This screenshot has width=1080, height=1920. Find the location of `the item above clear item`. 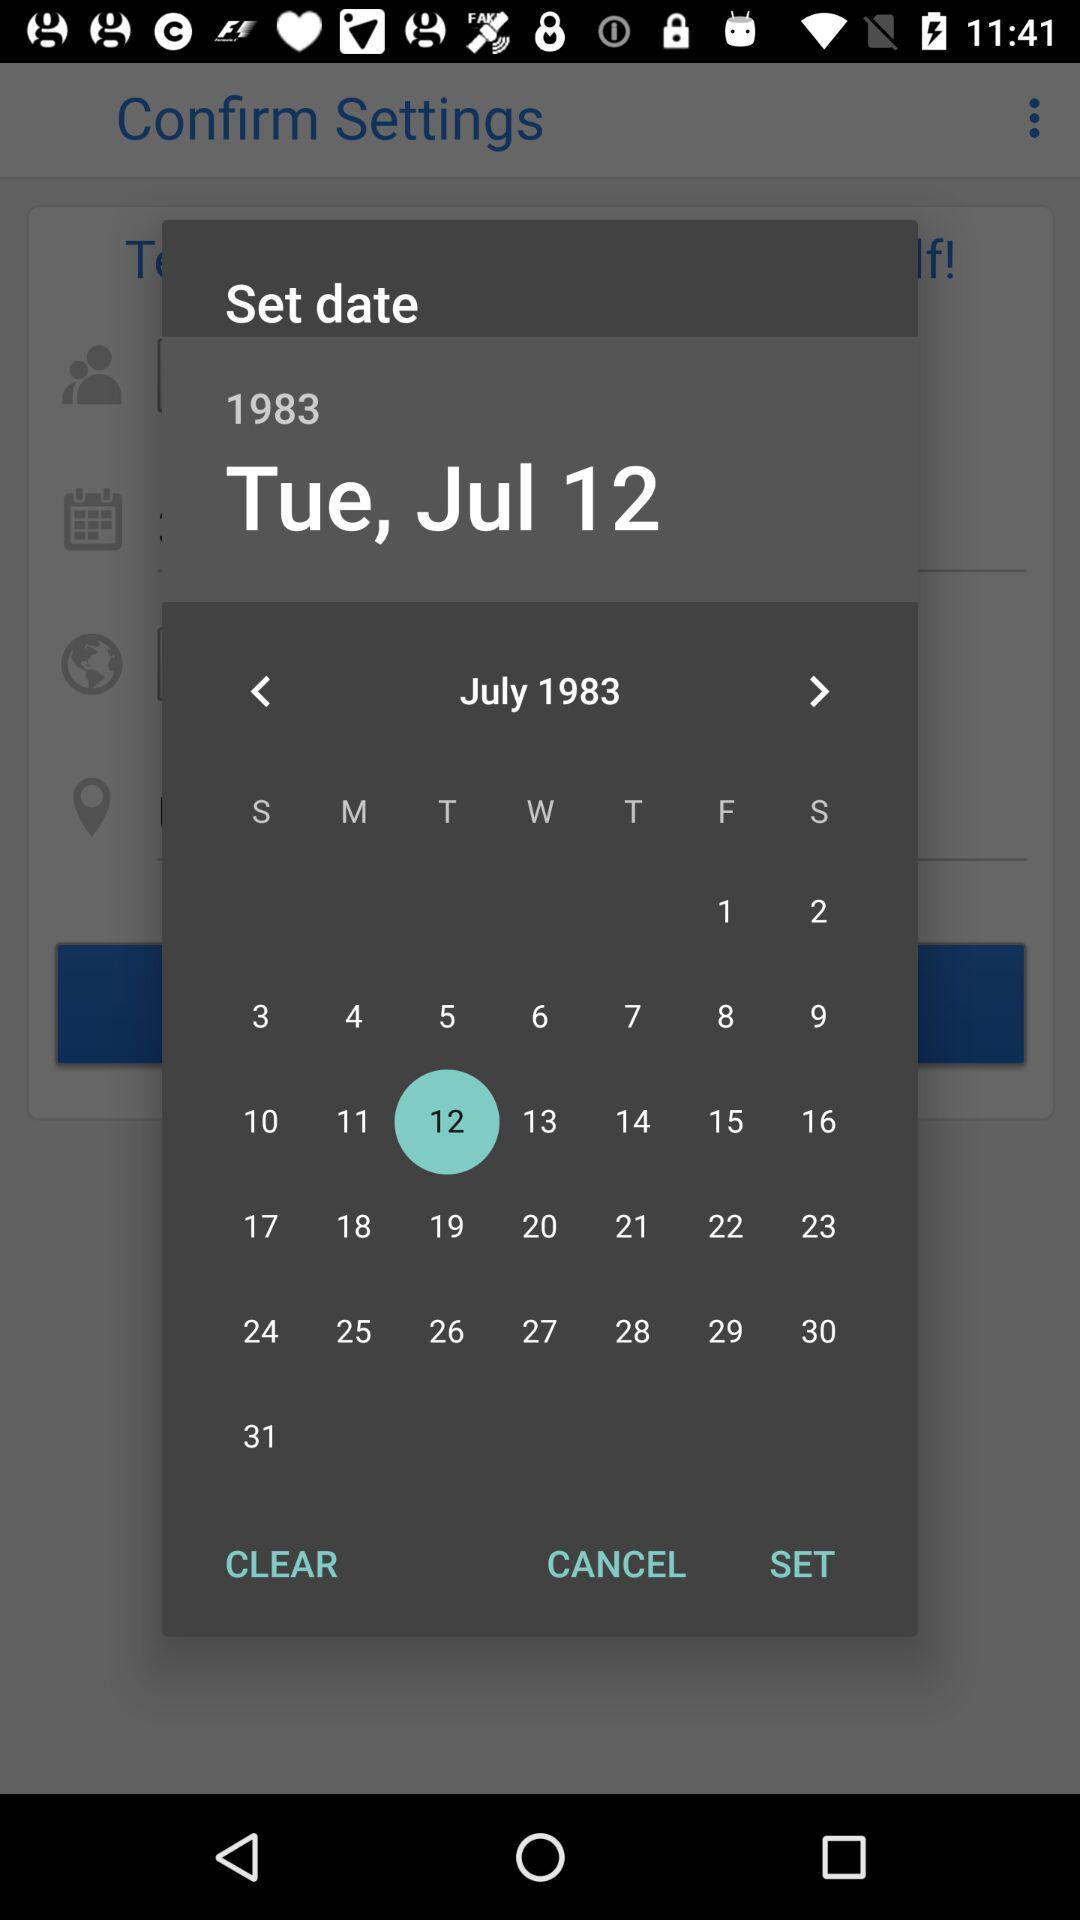

the item above clear item is located at coordinates (260, 691).